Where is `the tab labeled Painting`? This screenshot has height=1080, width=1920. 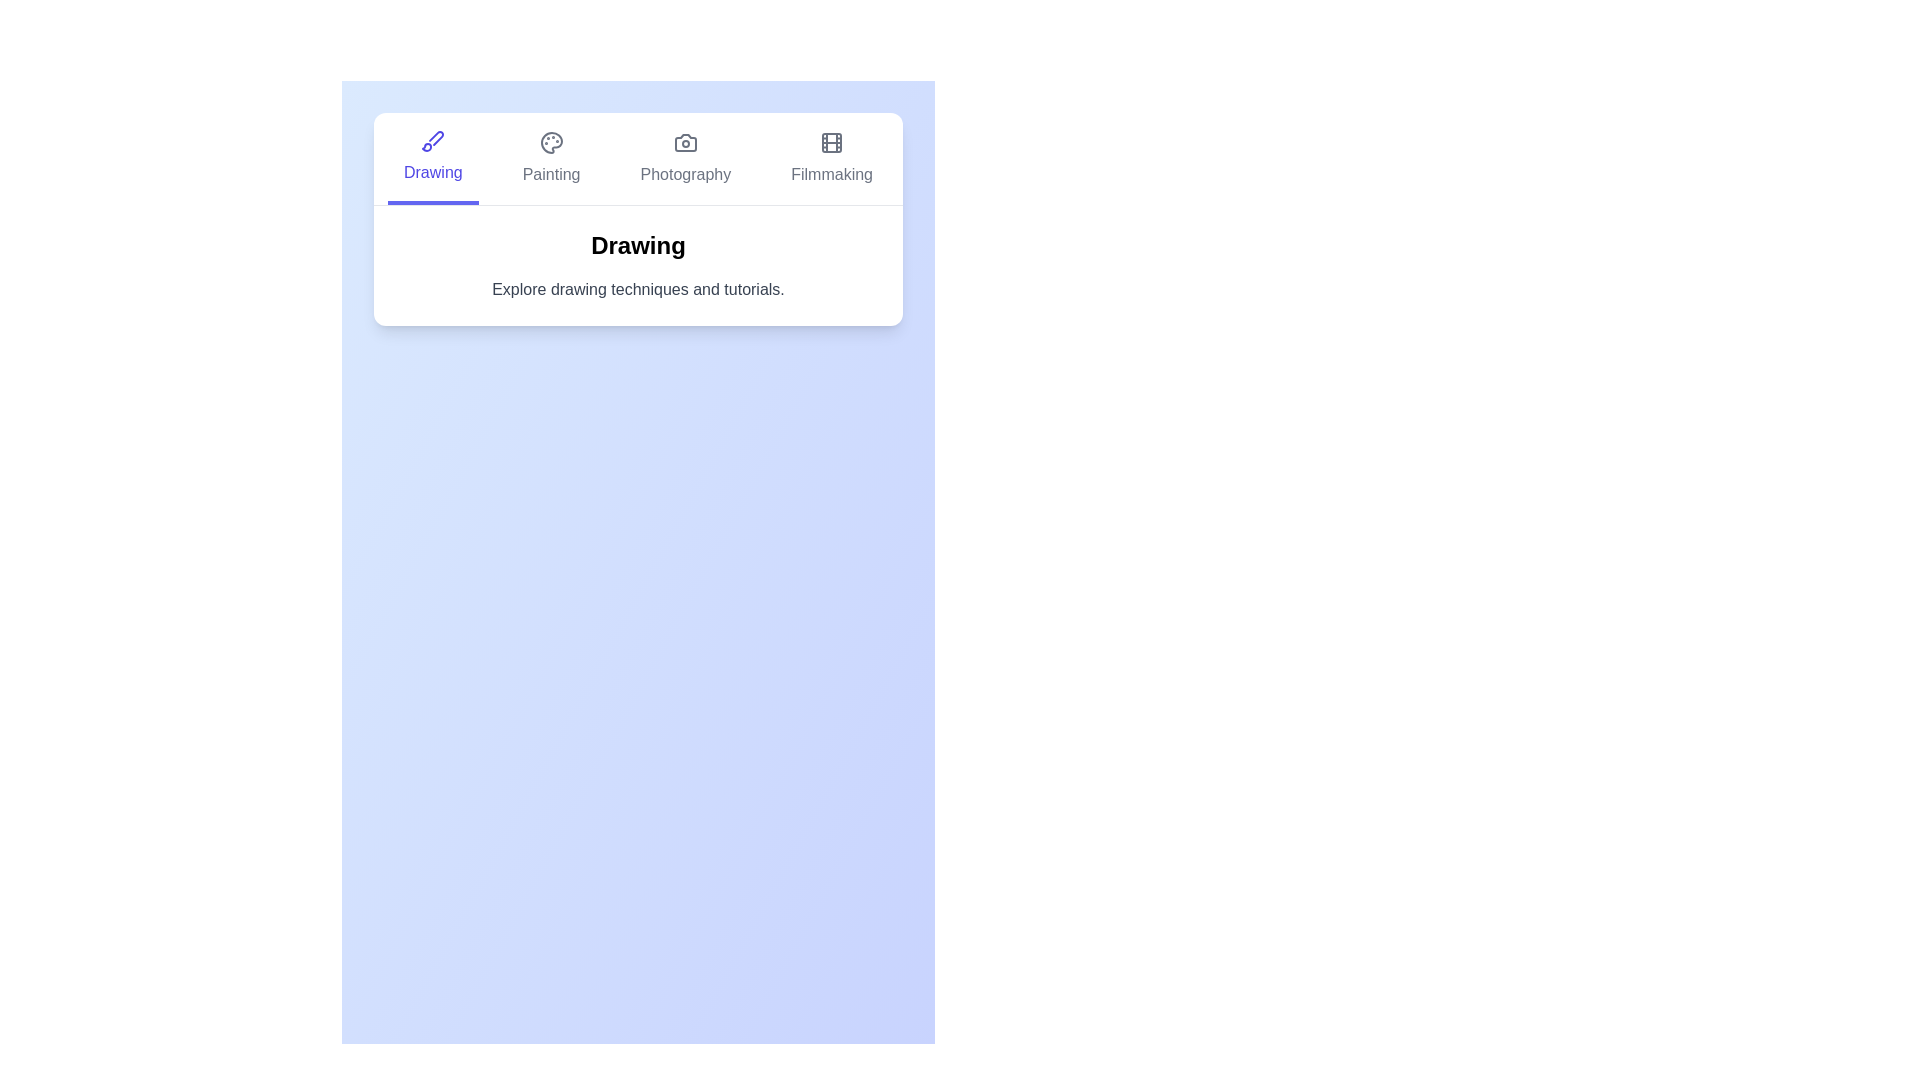 the tab labeled Painting is located at coordinates (551, 157).